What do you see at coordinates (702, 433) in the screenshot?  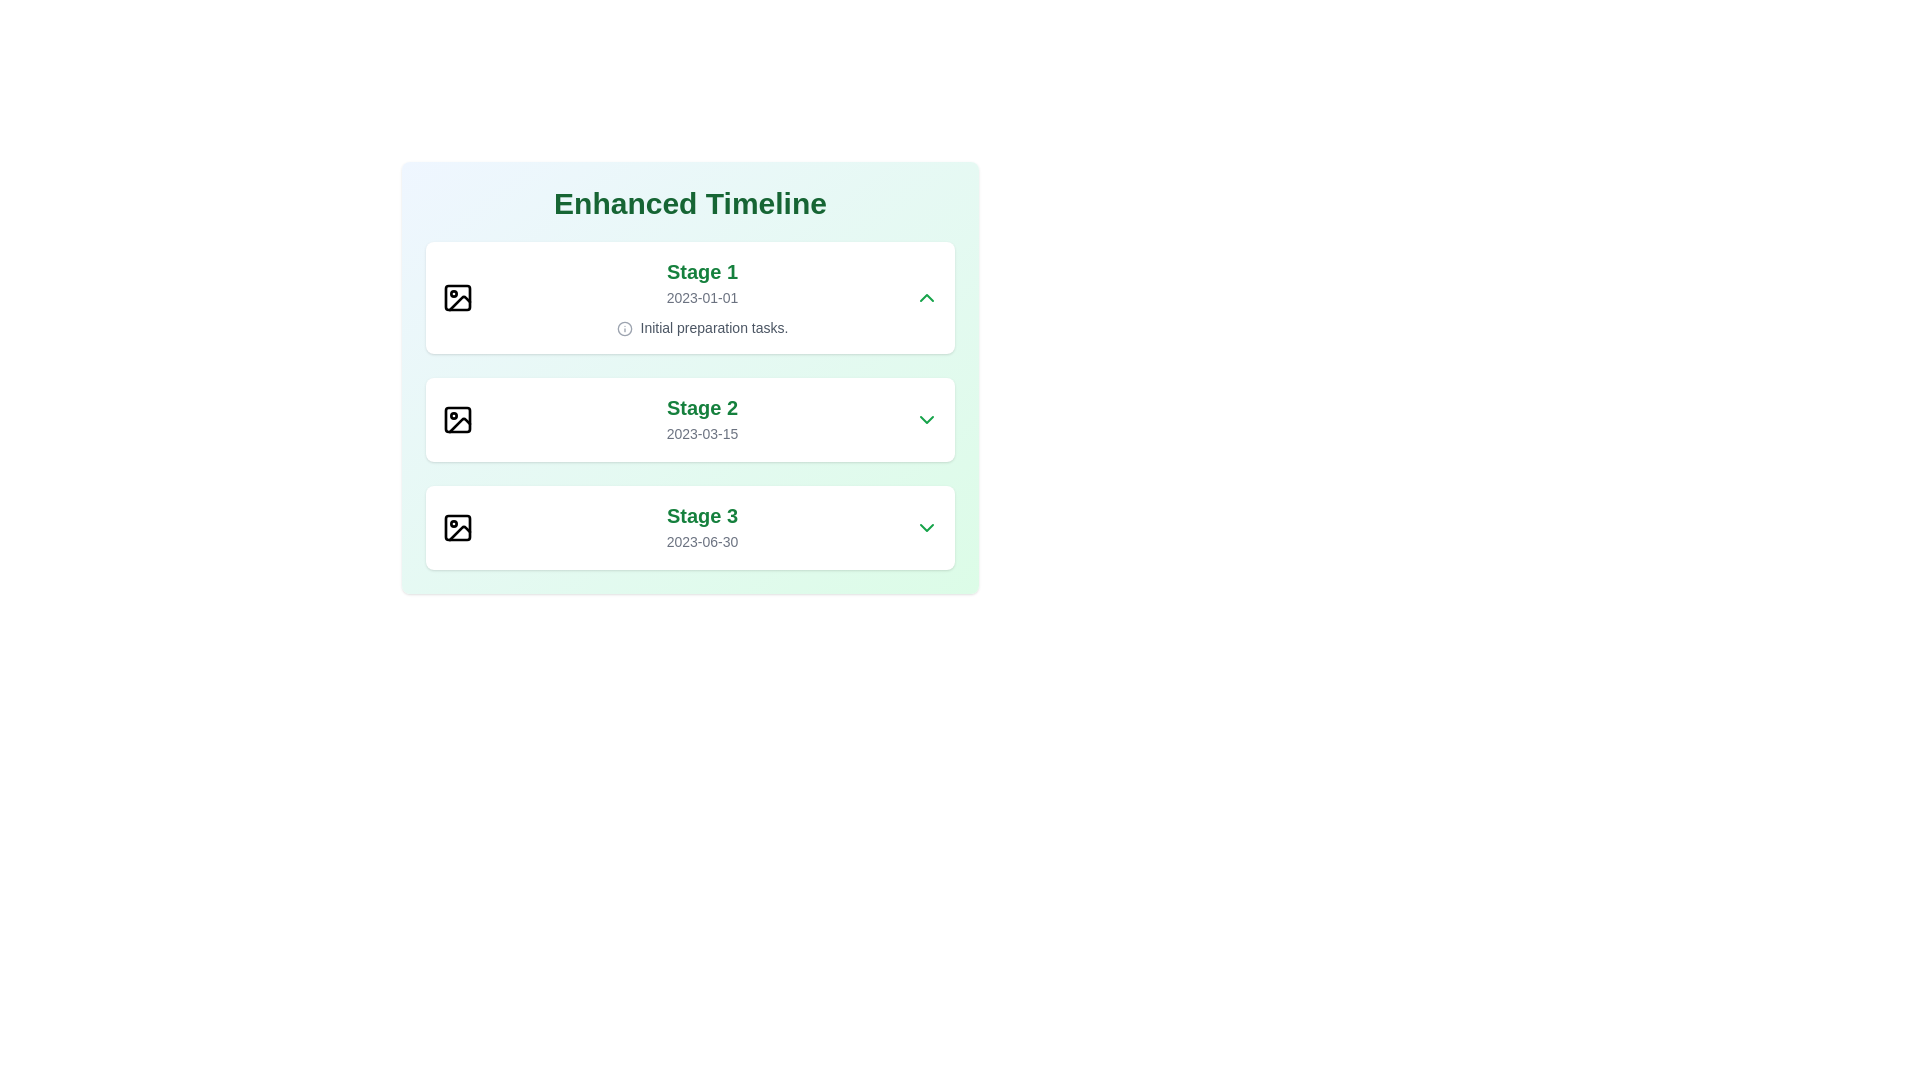 I see `the timestamp text associated with the 'Stage 2' timeline phase` at bounding box center [702, 433].